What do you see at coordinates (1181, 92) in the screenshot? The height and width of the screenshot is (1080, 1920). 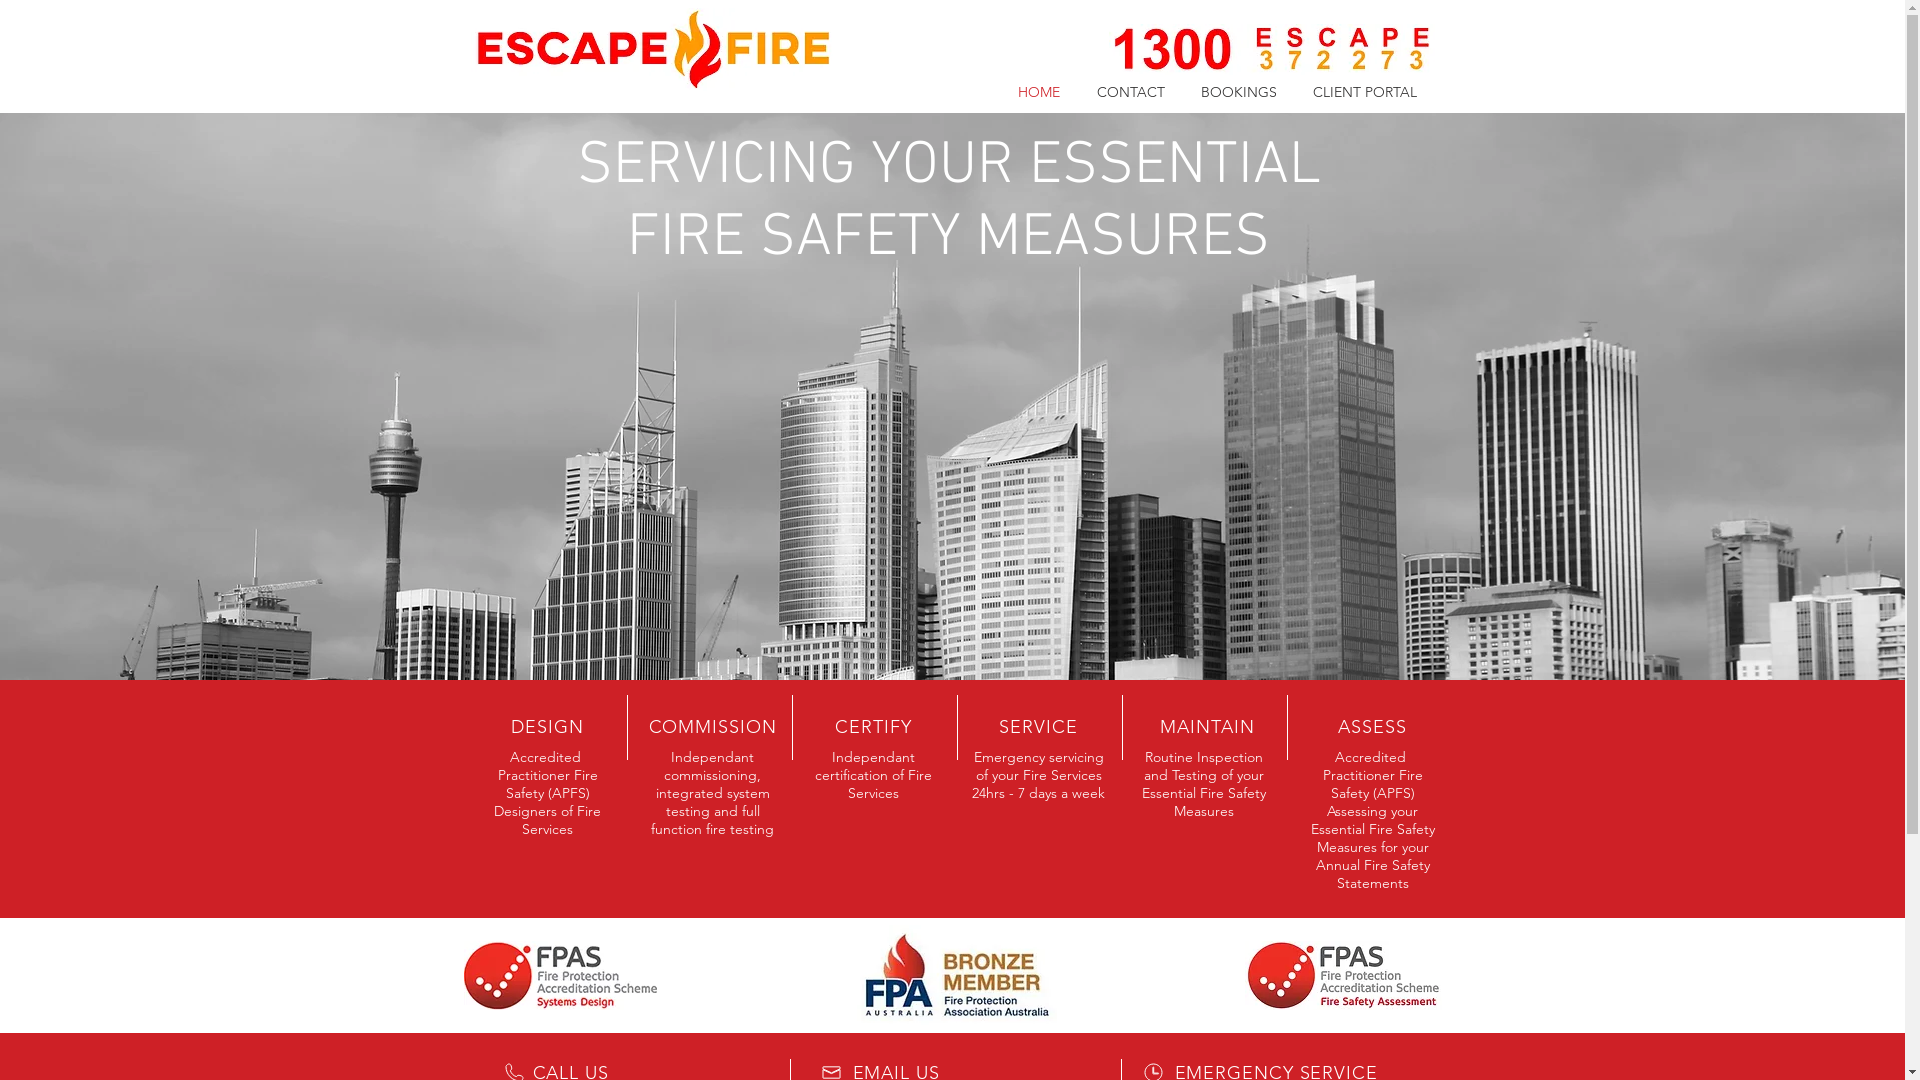 I see `'BOOKINGS'` at bounding box center [1181, 92].